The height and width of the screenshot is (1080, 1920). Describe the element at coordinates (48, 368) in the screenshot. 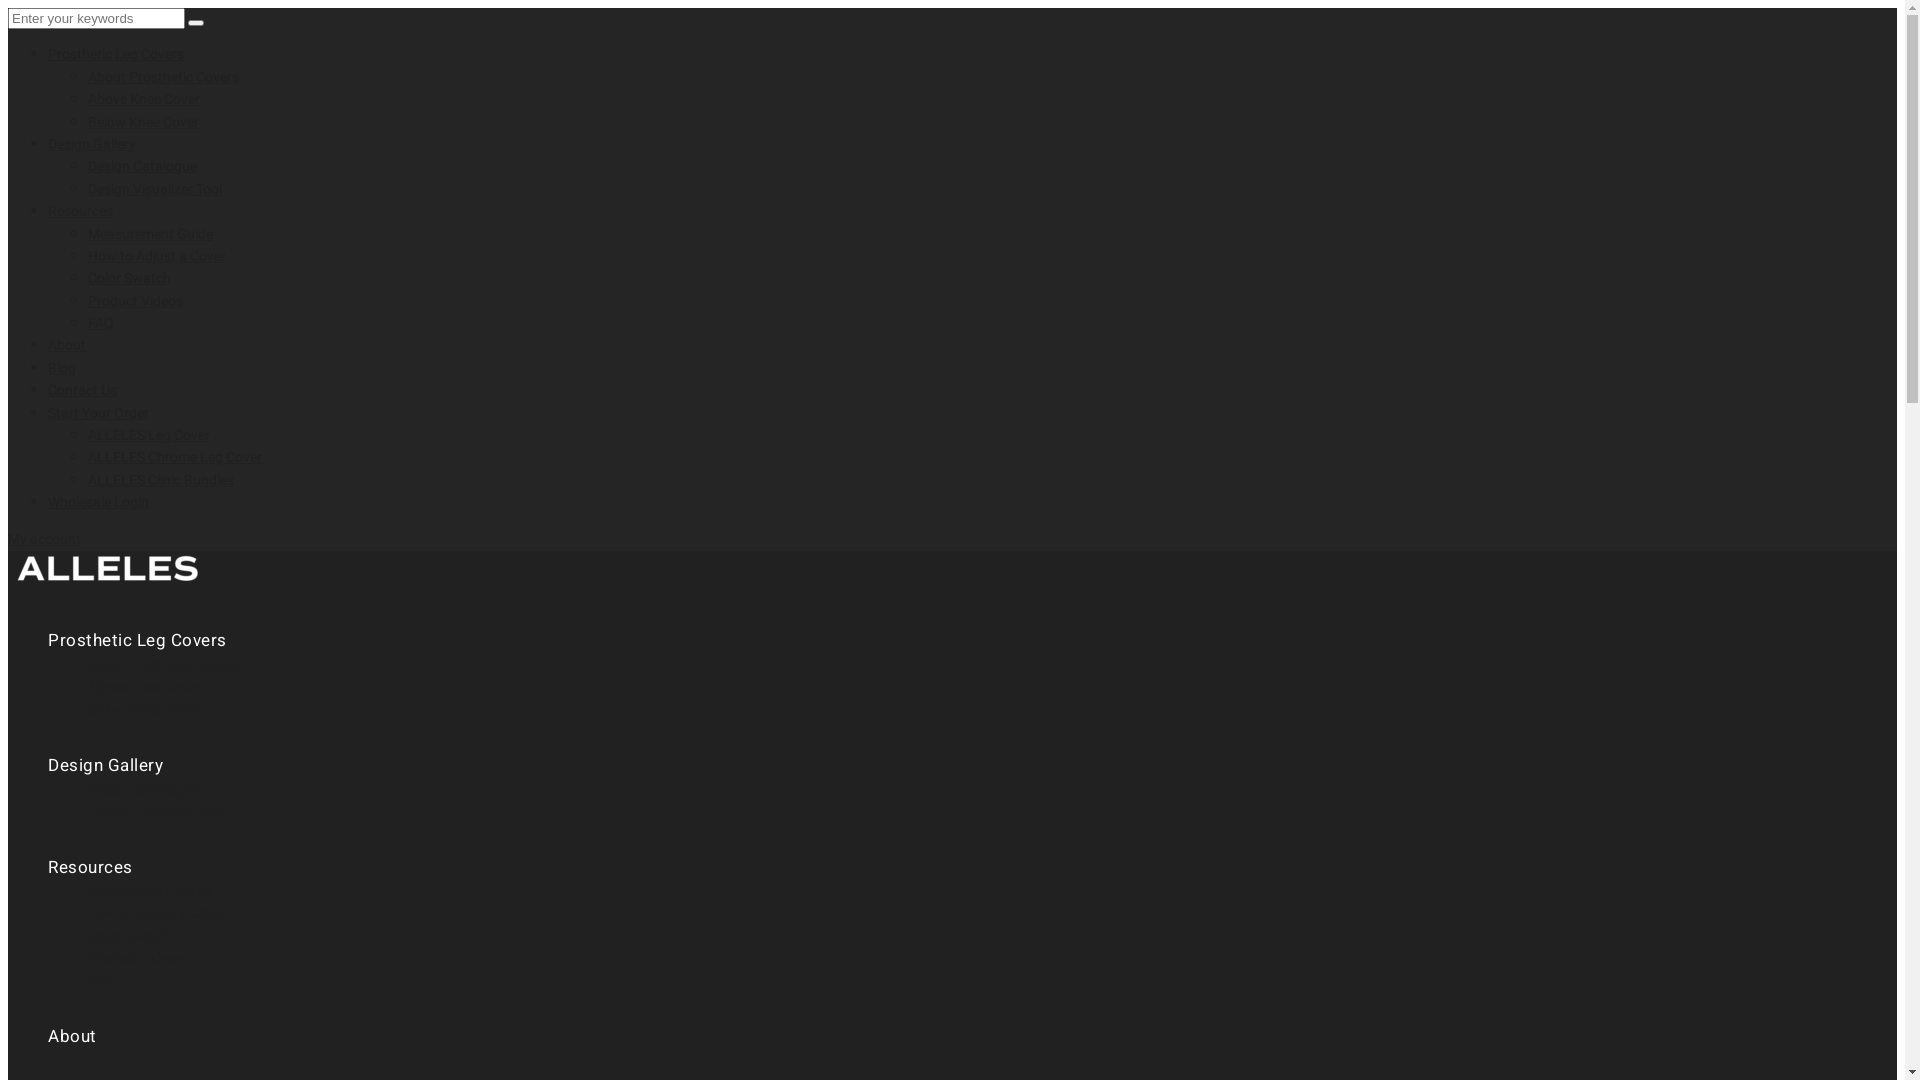

I see `'Blog'` at that location.